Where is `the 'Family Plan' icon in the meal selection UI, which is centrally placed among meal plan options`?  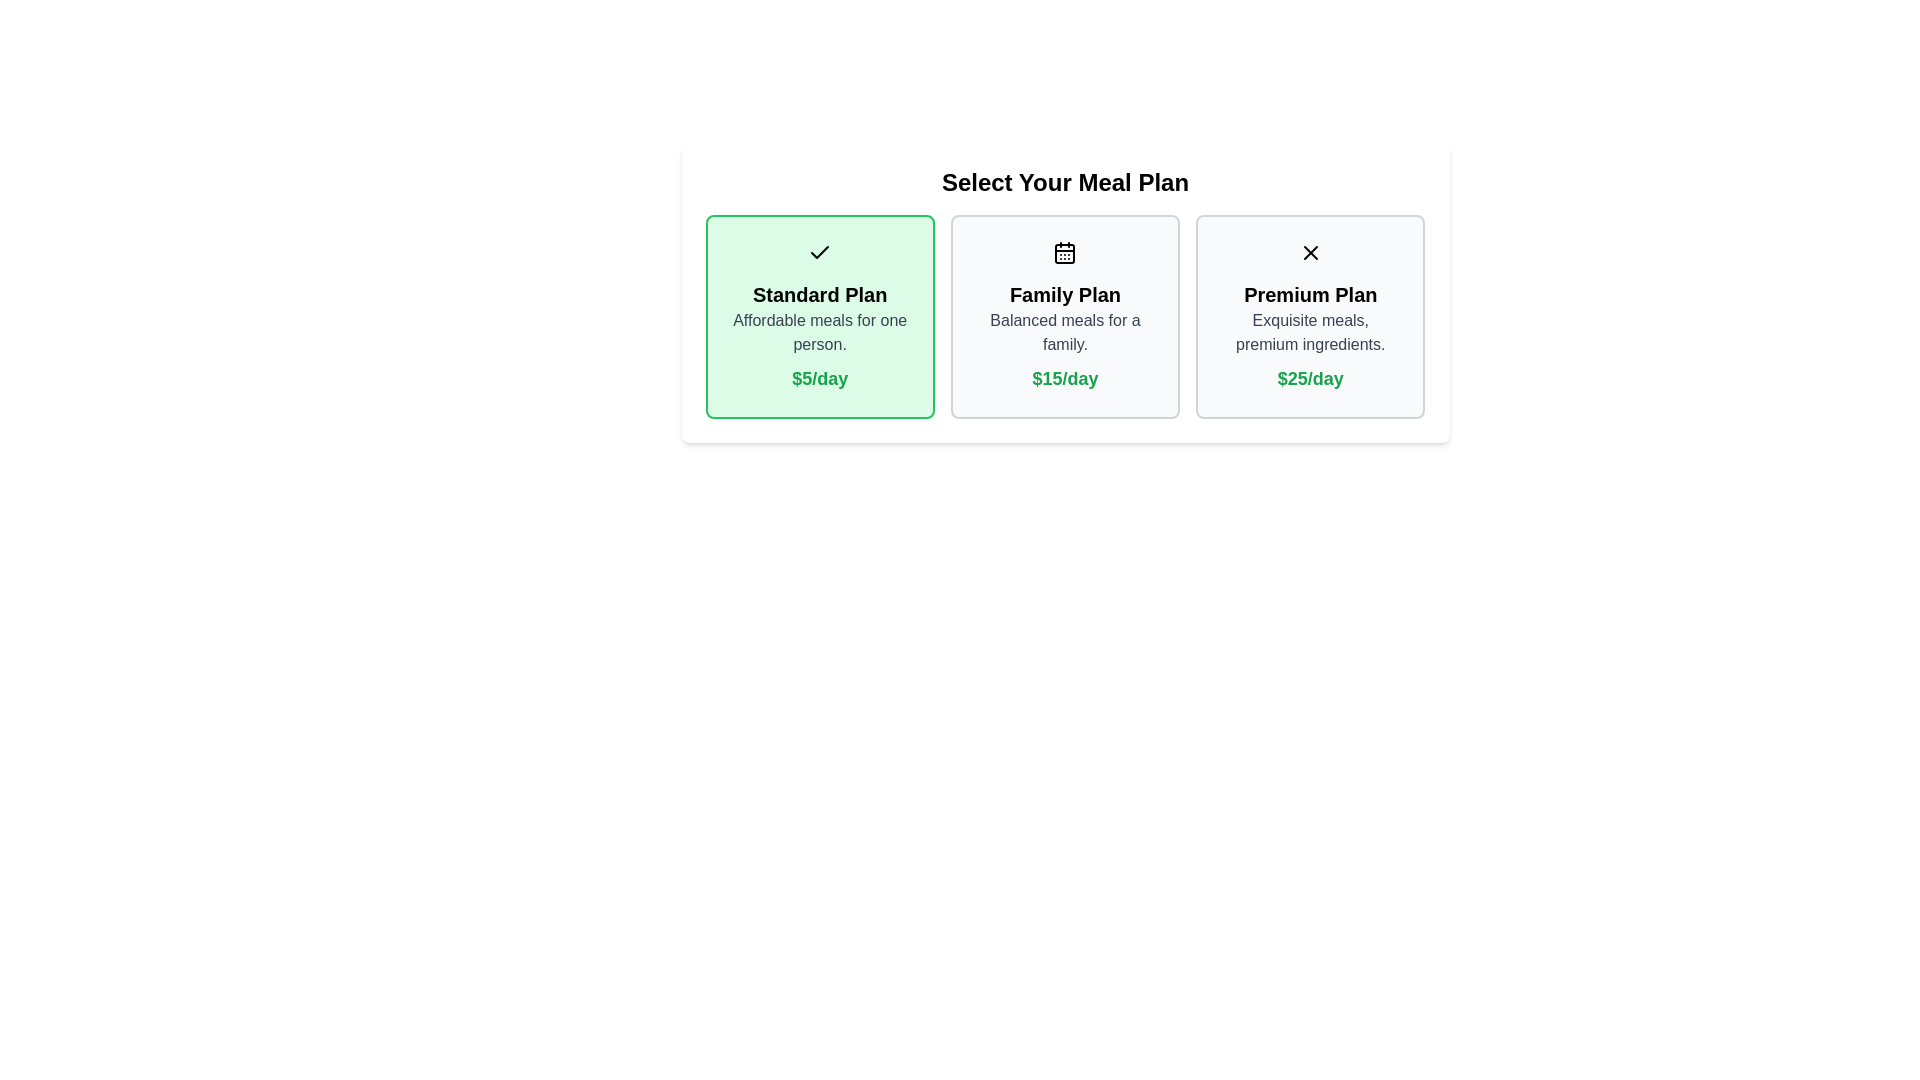 the 'Family Plan' icon in the meal selection UI, which is centrally placed among meal plan options is located at coordinates (1064, 253).